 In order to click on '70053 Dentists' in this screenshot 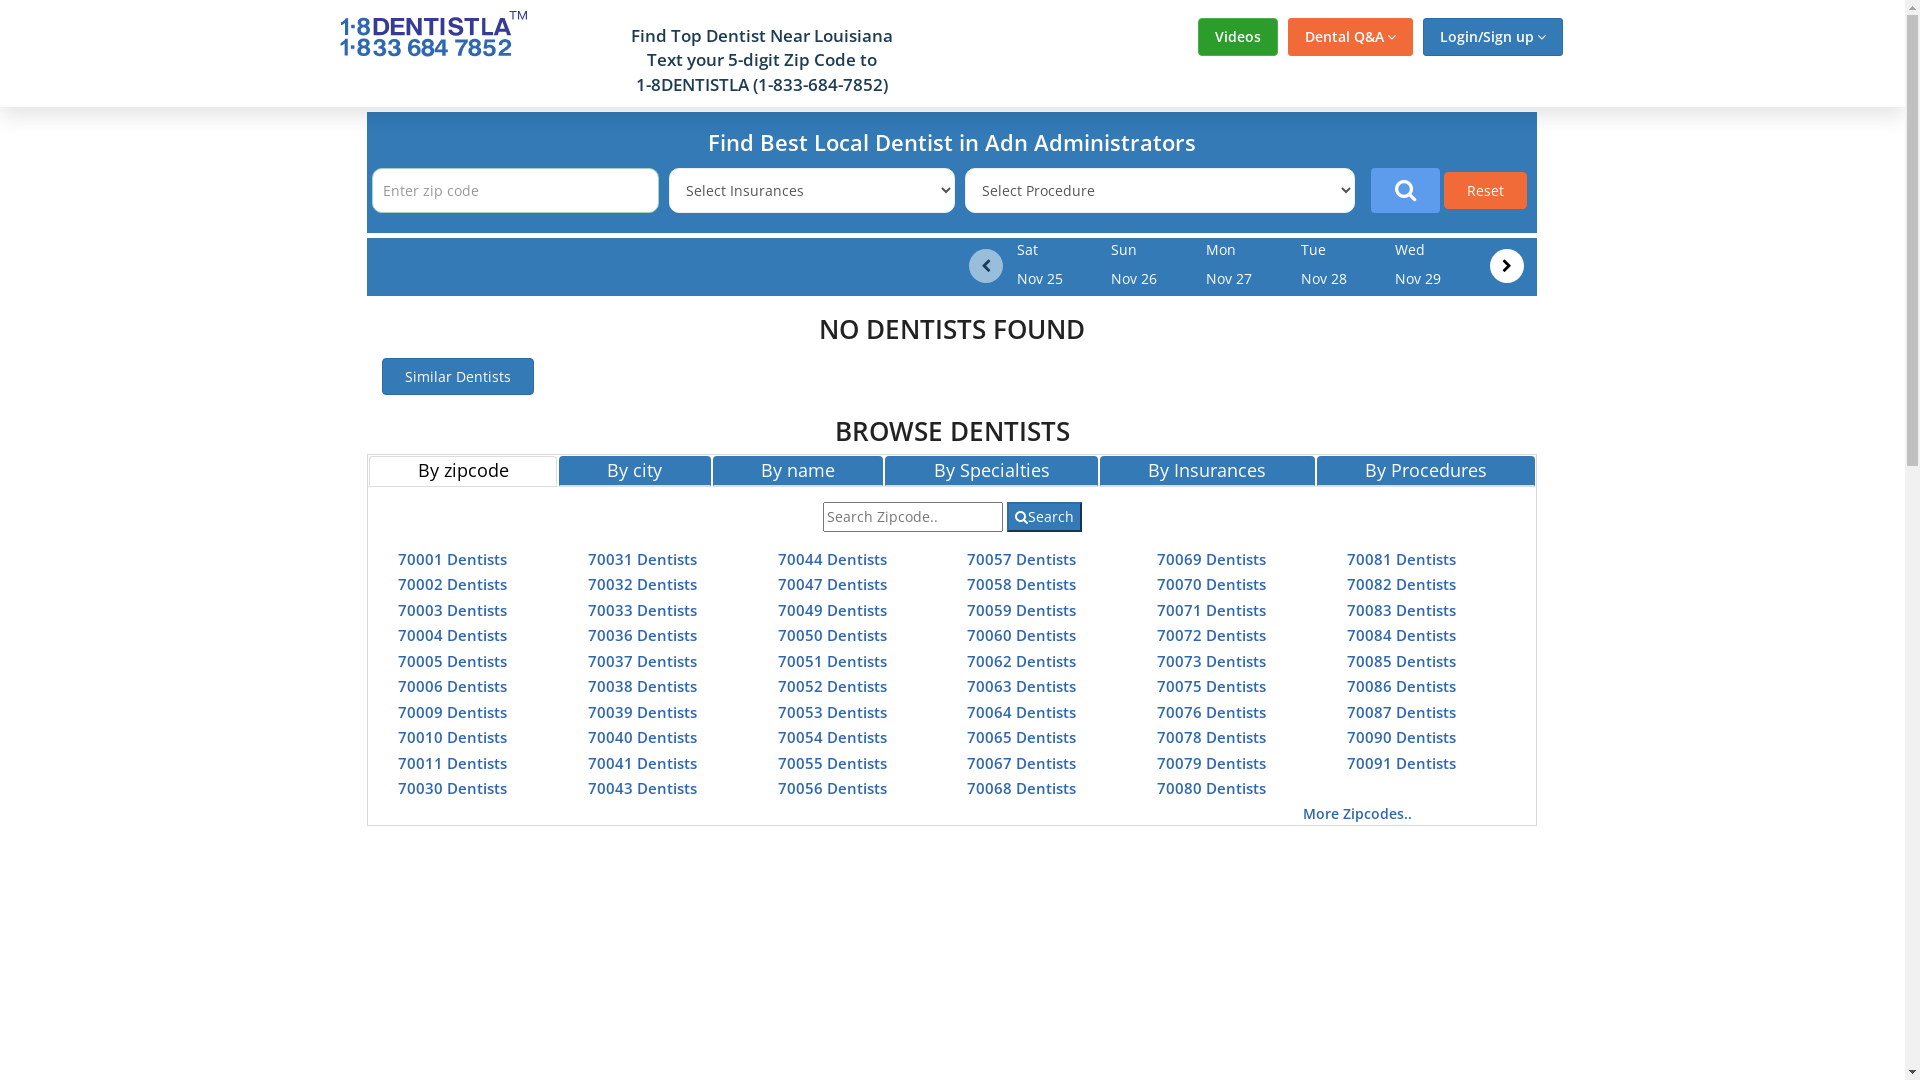, I will do `click(832, 711)`.